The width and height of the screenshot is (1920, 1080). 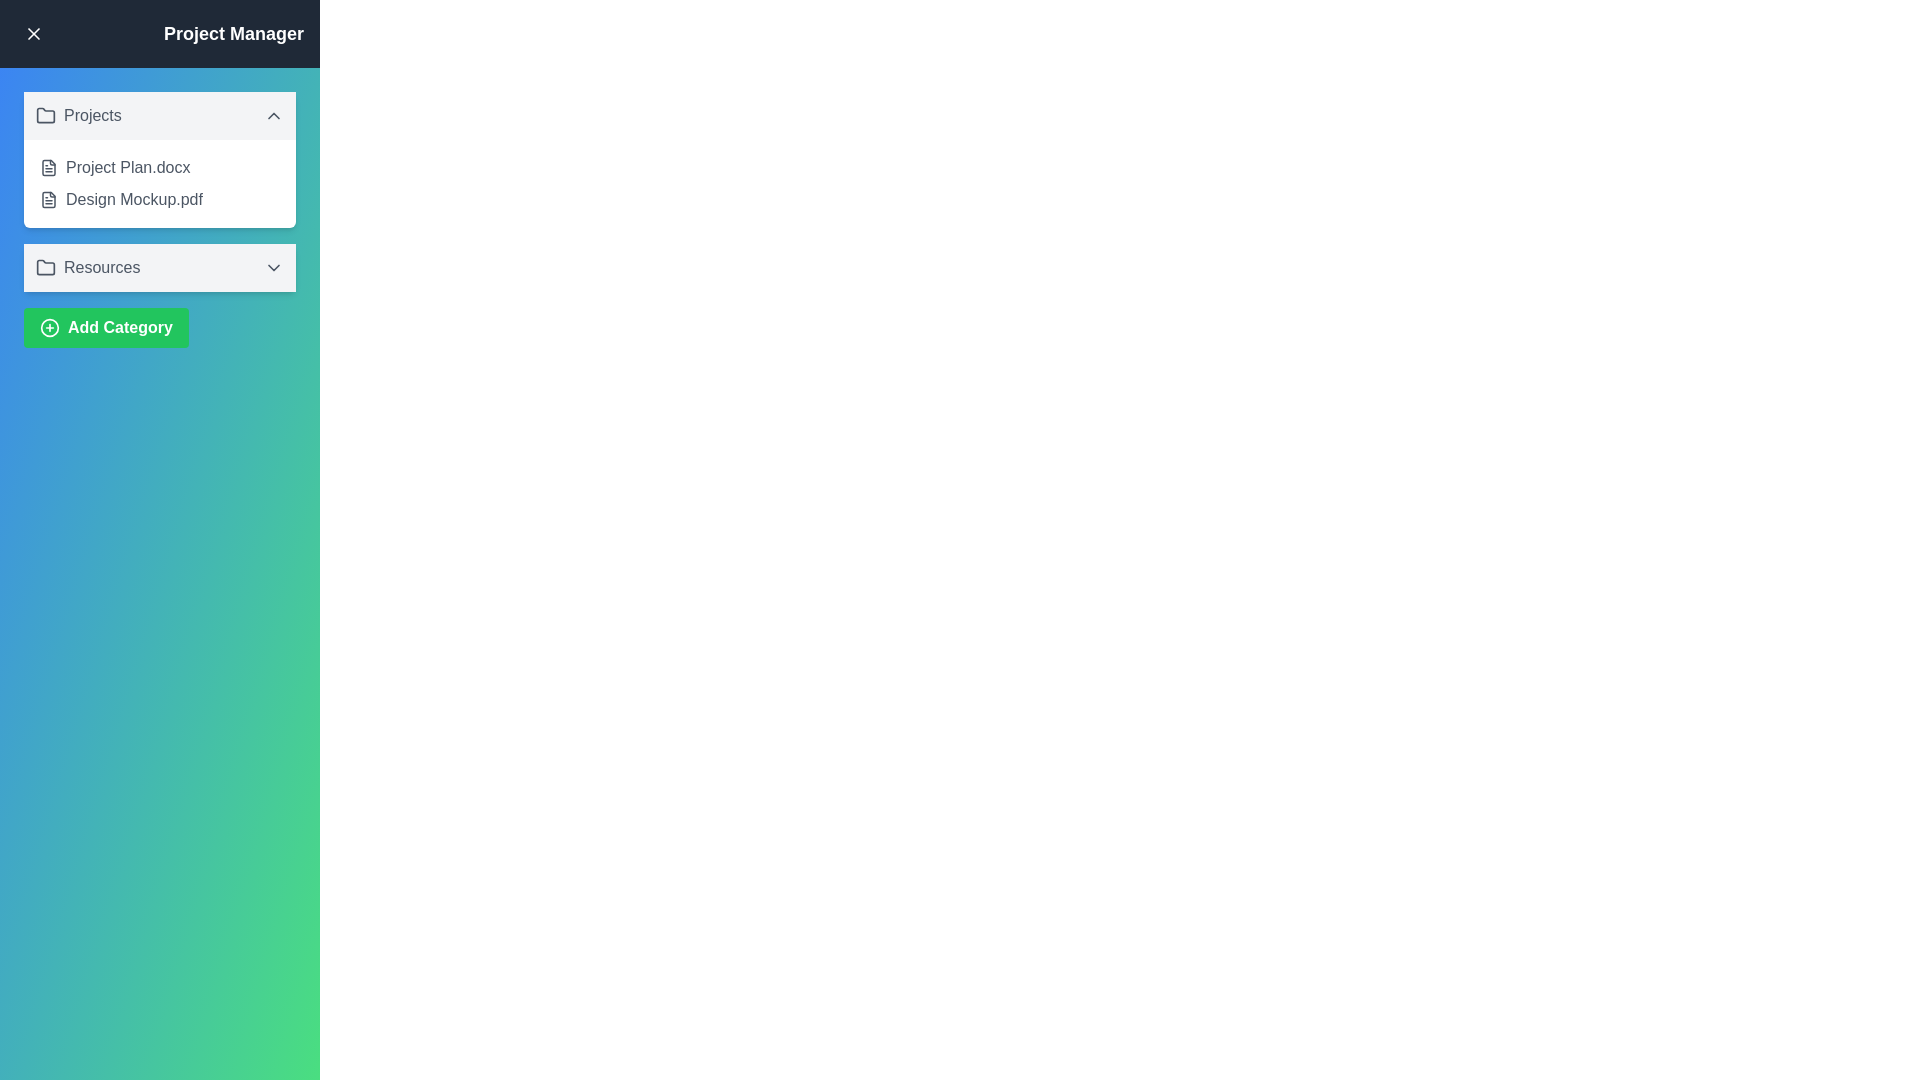 What do you see at coordinates (158, 184) in the screenshot?
I see `the textual list element displaying project-related files located under the 'Projects' header` at bounding box center [158, 184].